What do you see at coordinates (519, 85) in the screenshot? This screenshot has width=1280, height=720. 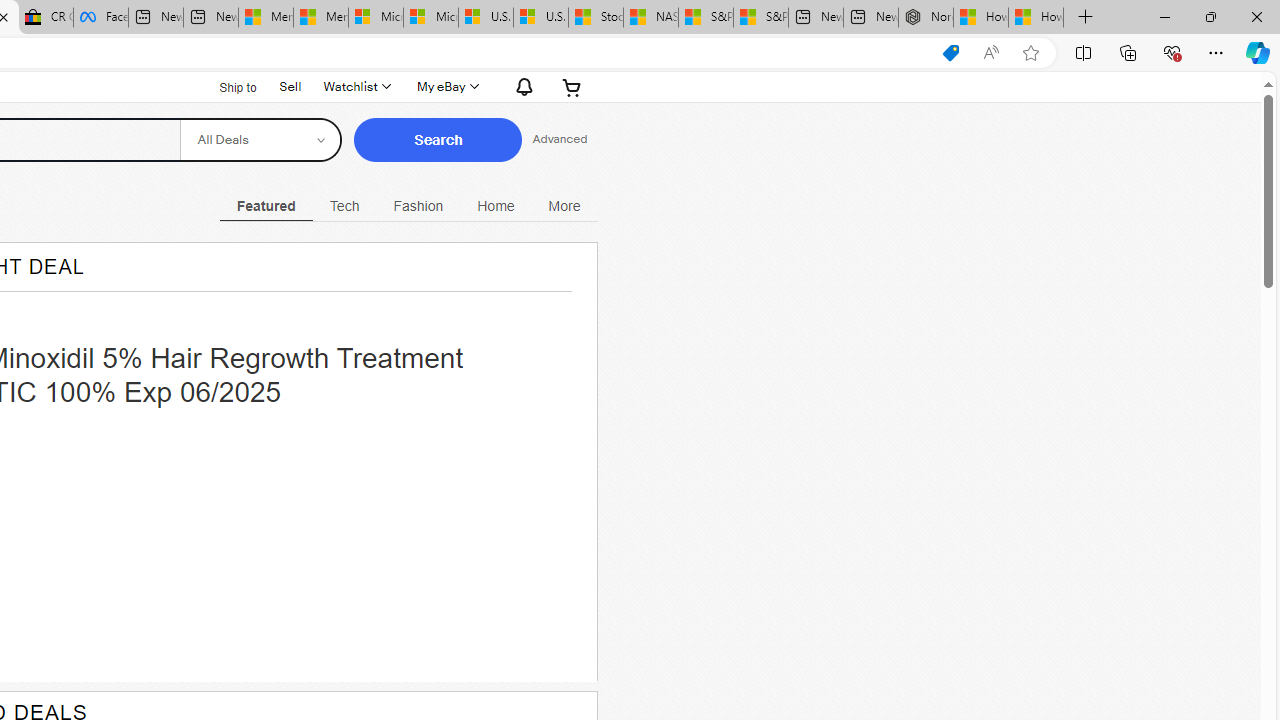 I see `'Notifications'` at bounding box center [519, 85].